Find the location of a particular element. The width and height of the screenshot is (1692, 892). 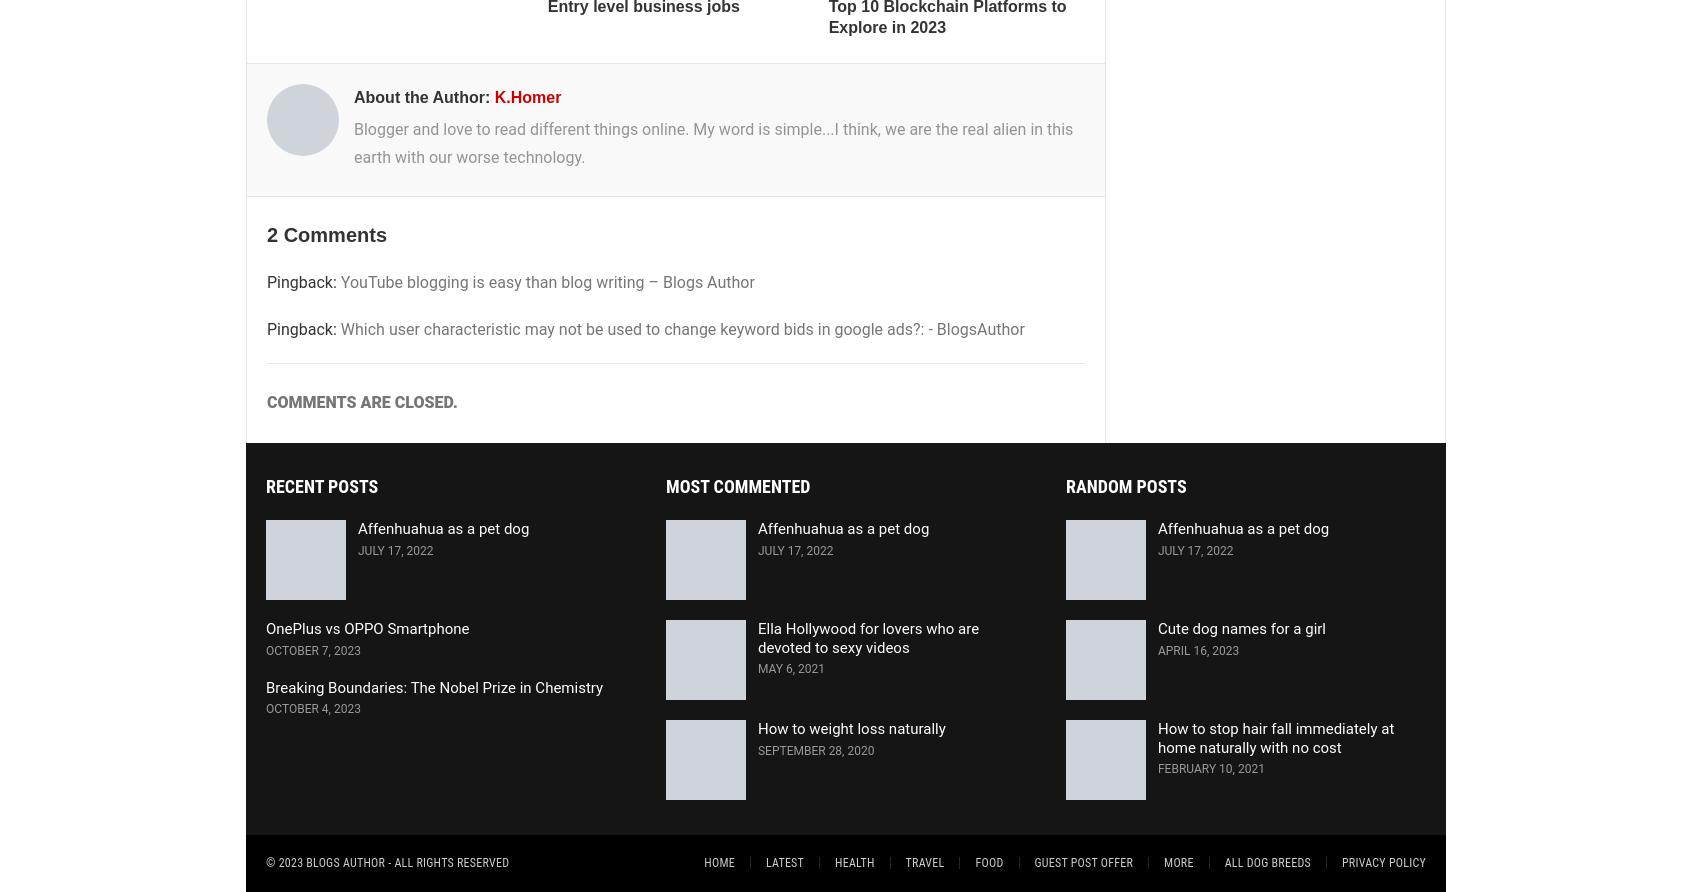

'Comments are closed.' is located at coordinates (361, 401).